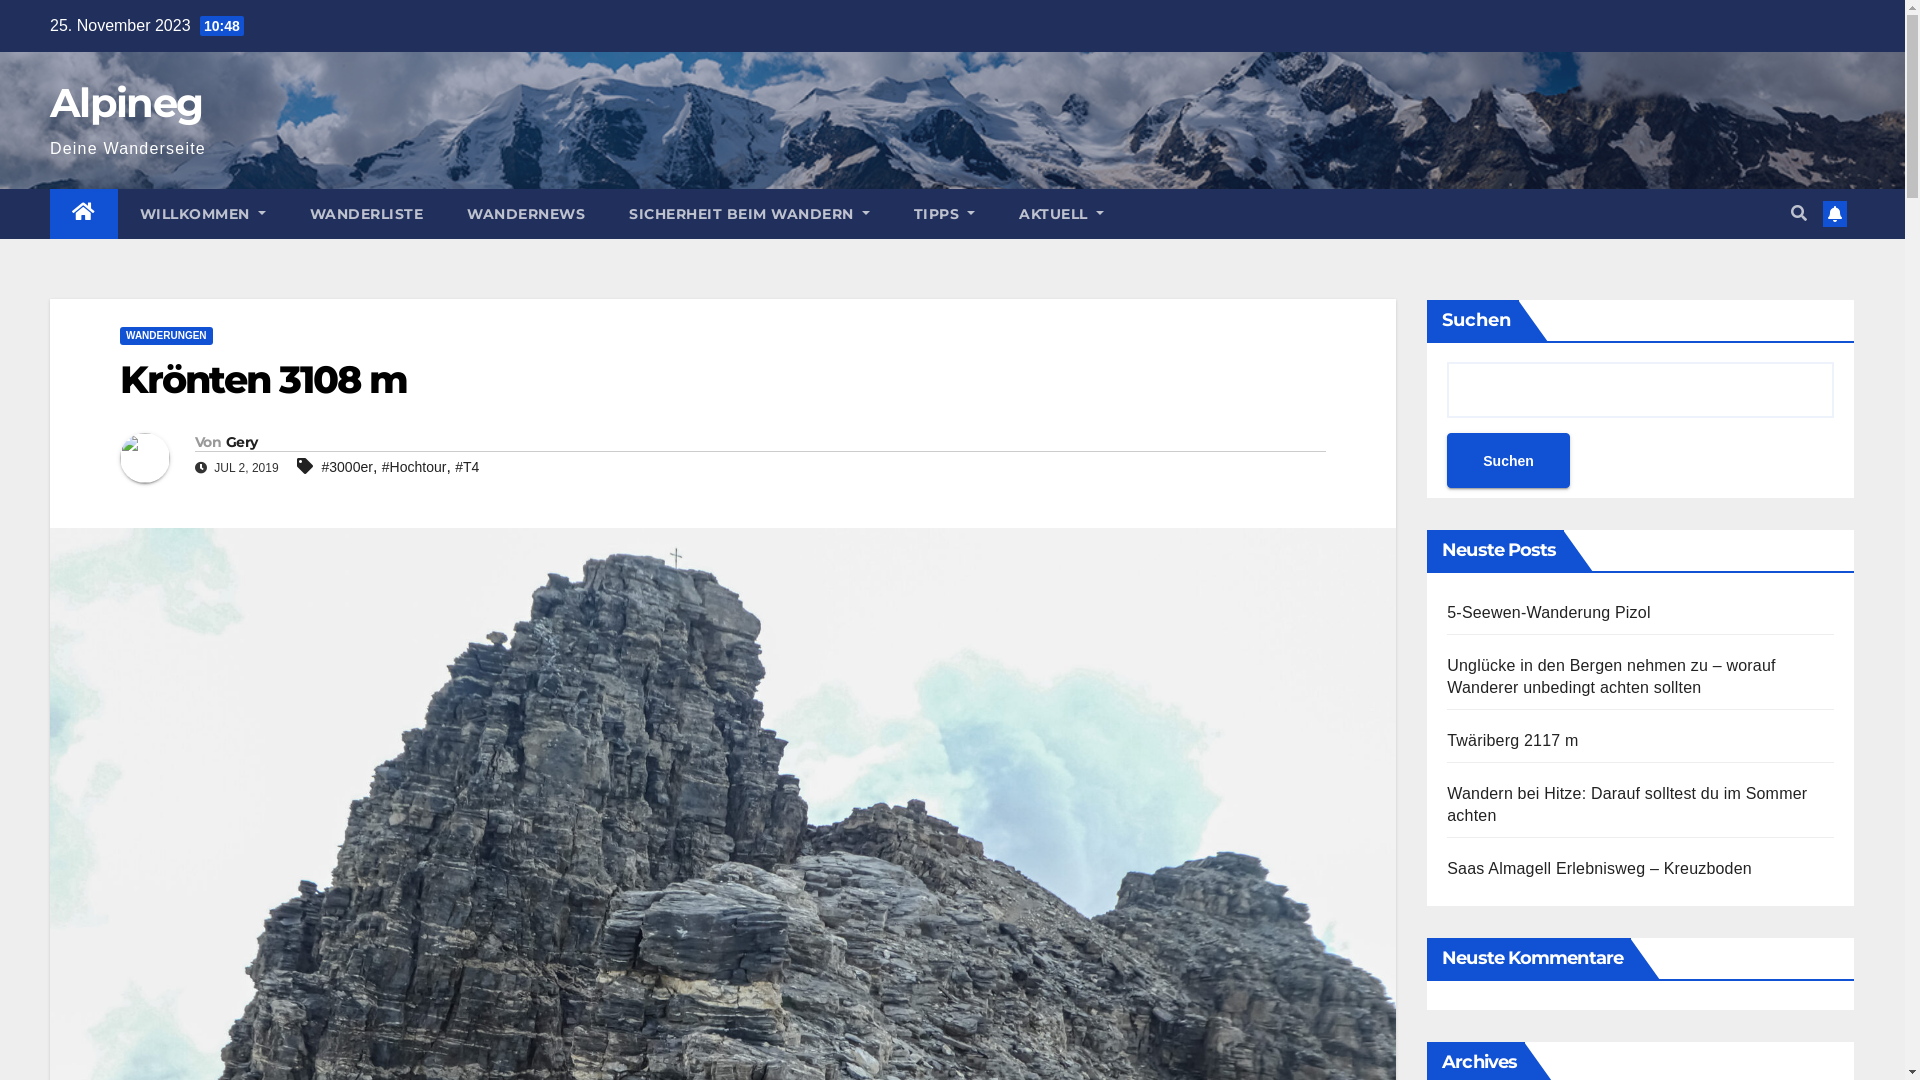 The height and width of the screenshot is (1080, 1920). Describe the element at coordinates (225, 441) in the screenshot. I see `'Gery'` at that location.